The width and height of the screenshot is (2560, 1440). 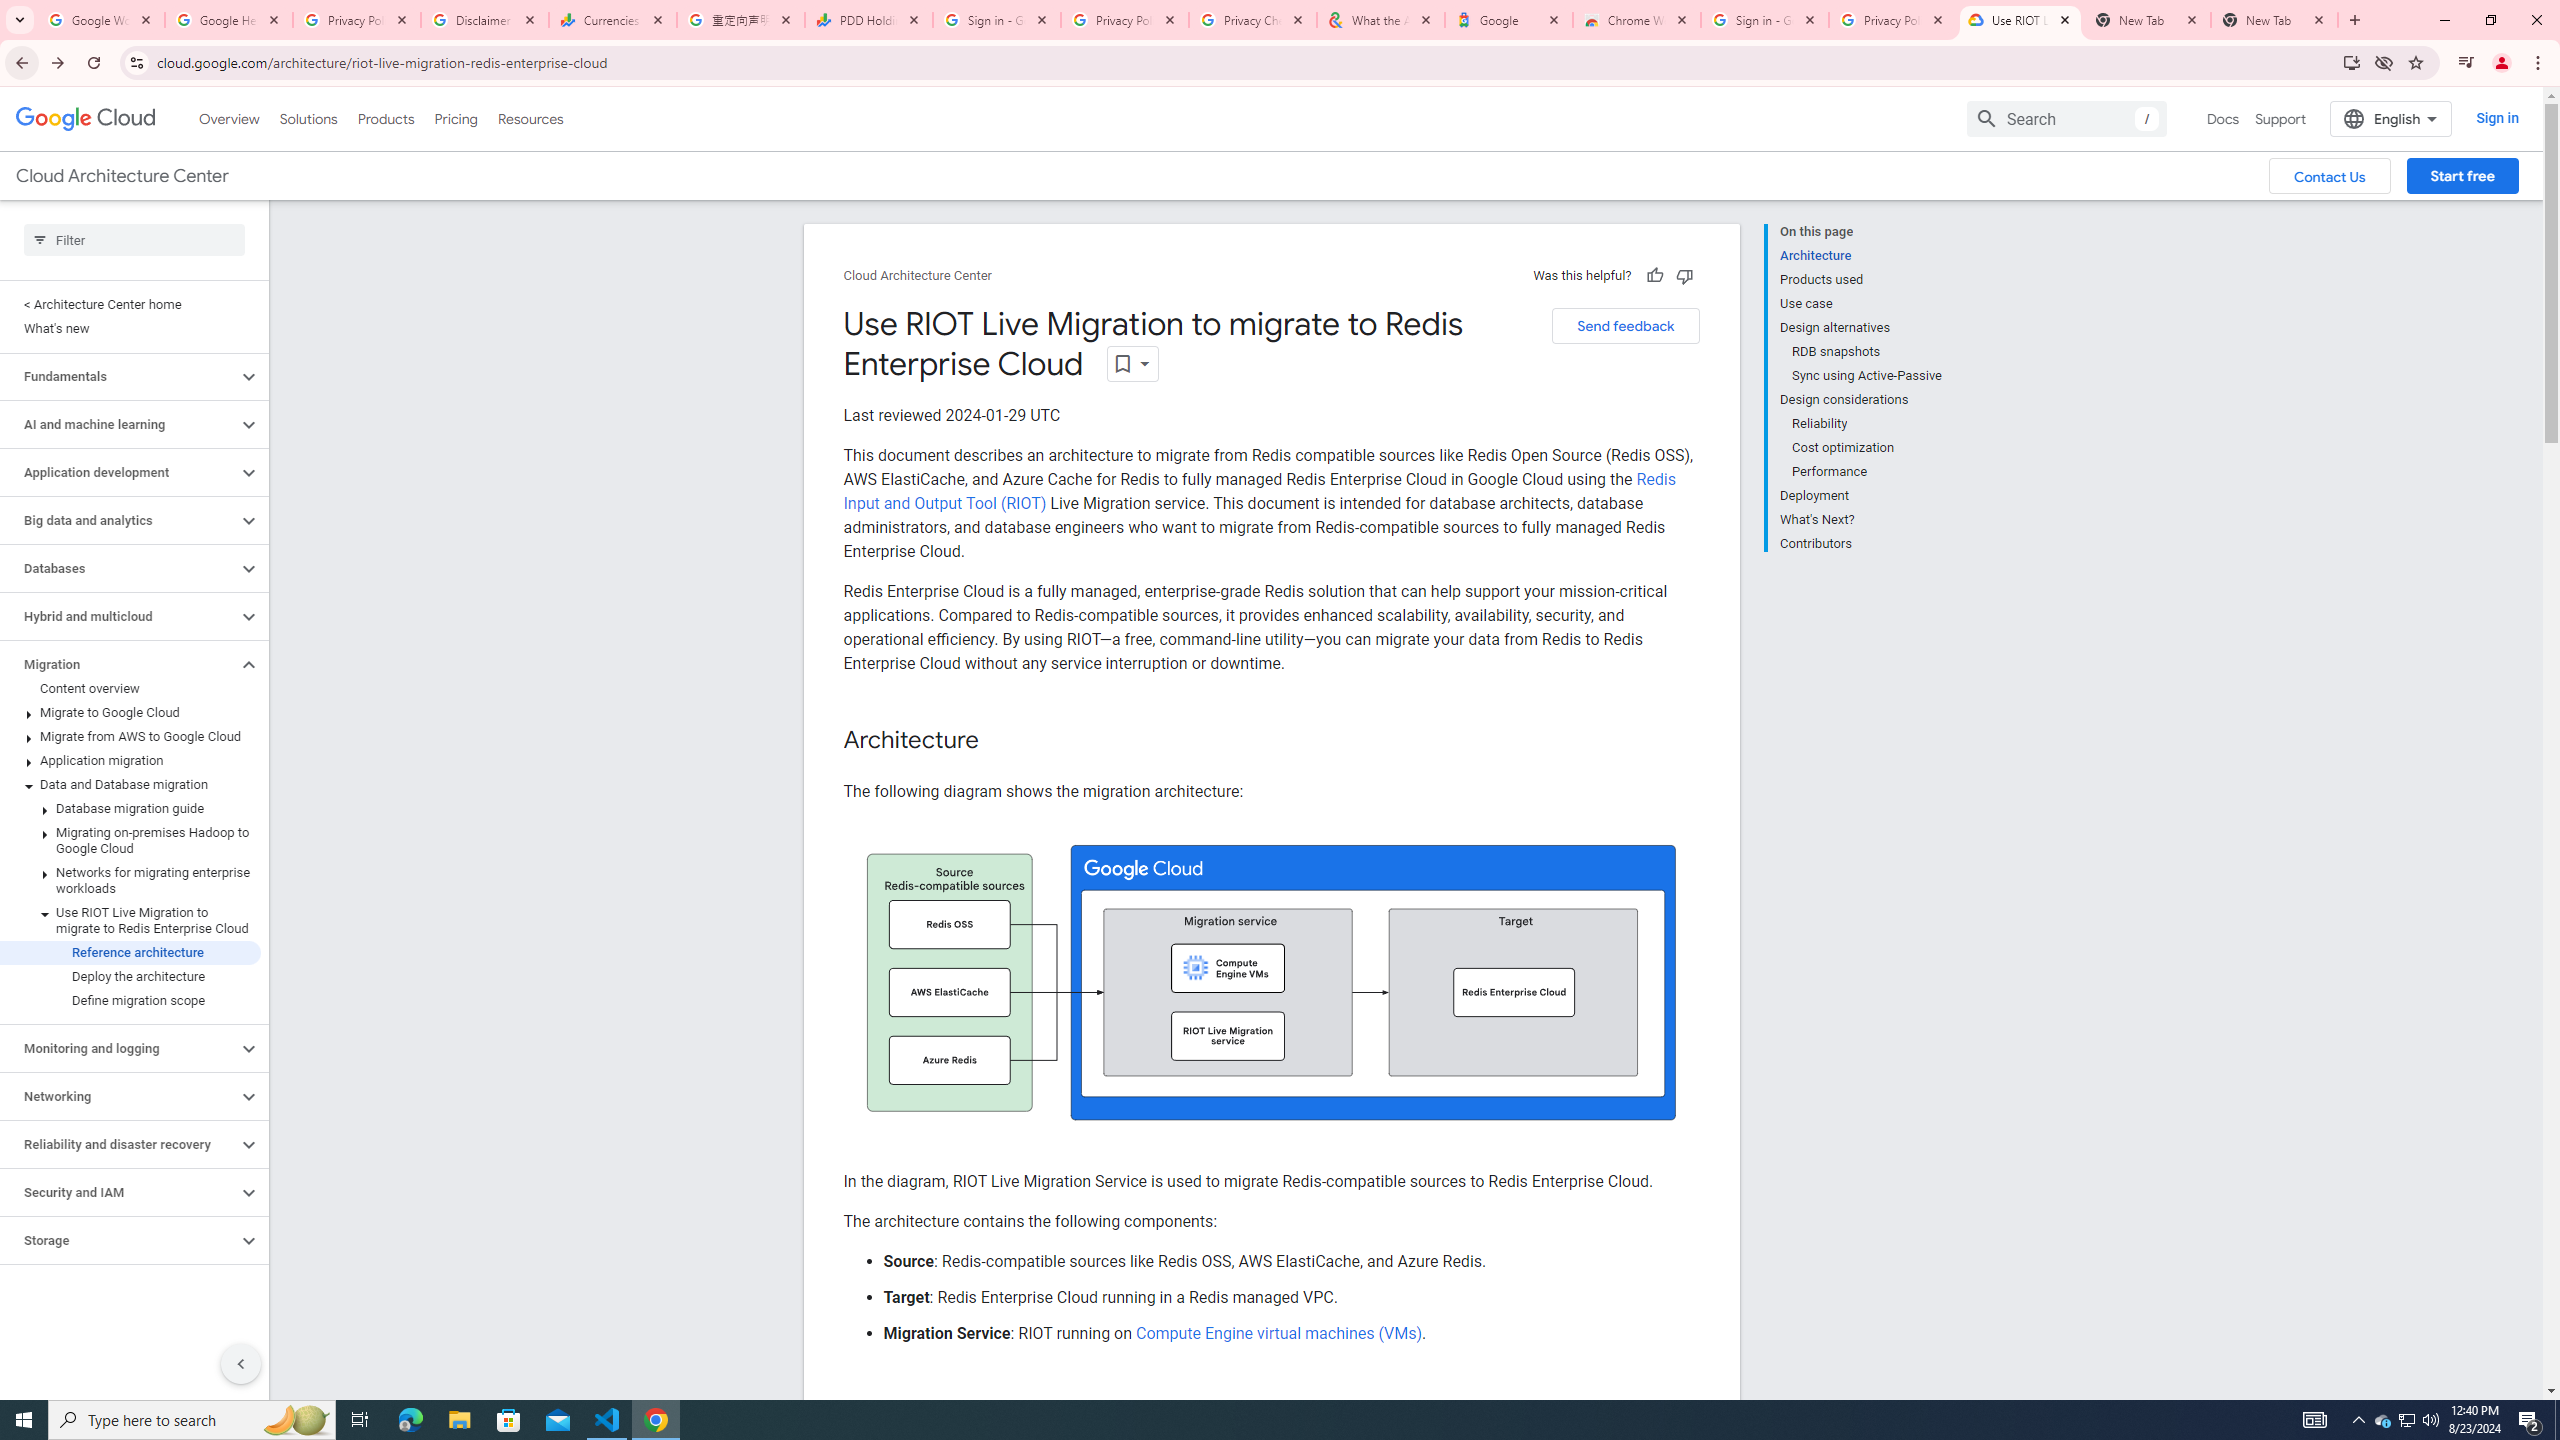 I want to click on 'AI and machine learning', so click(x=118, y=424).